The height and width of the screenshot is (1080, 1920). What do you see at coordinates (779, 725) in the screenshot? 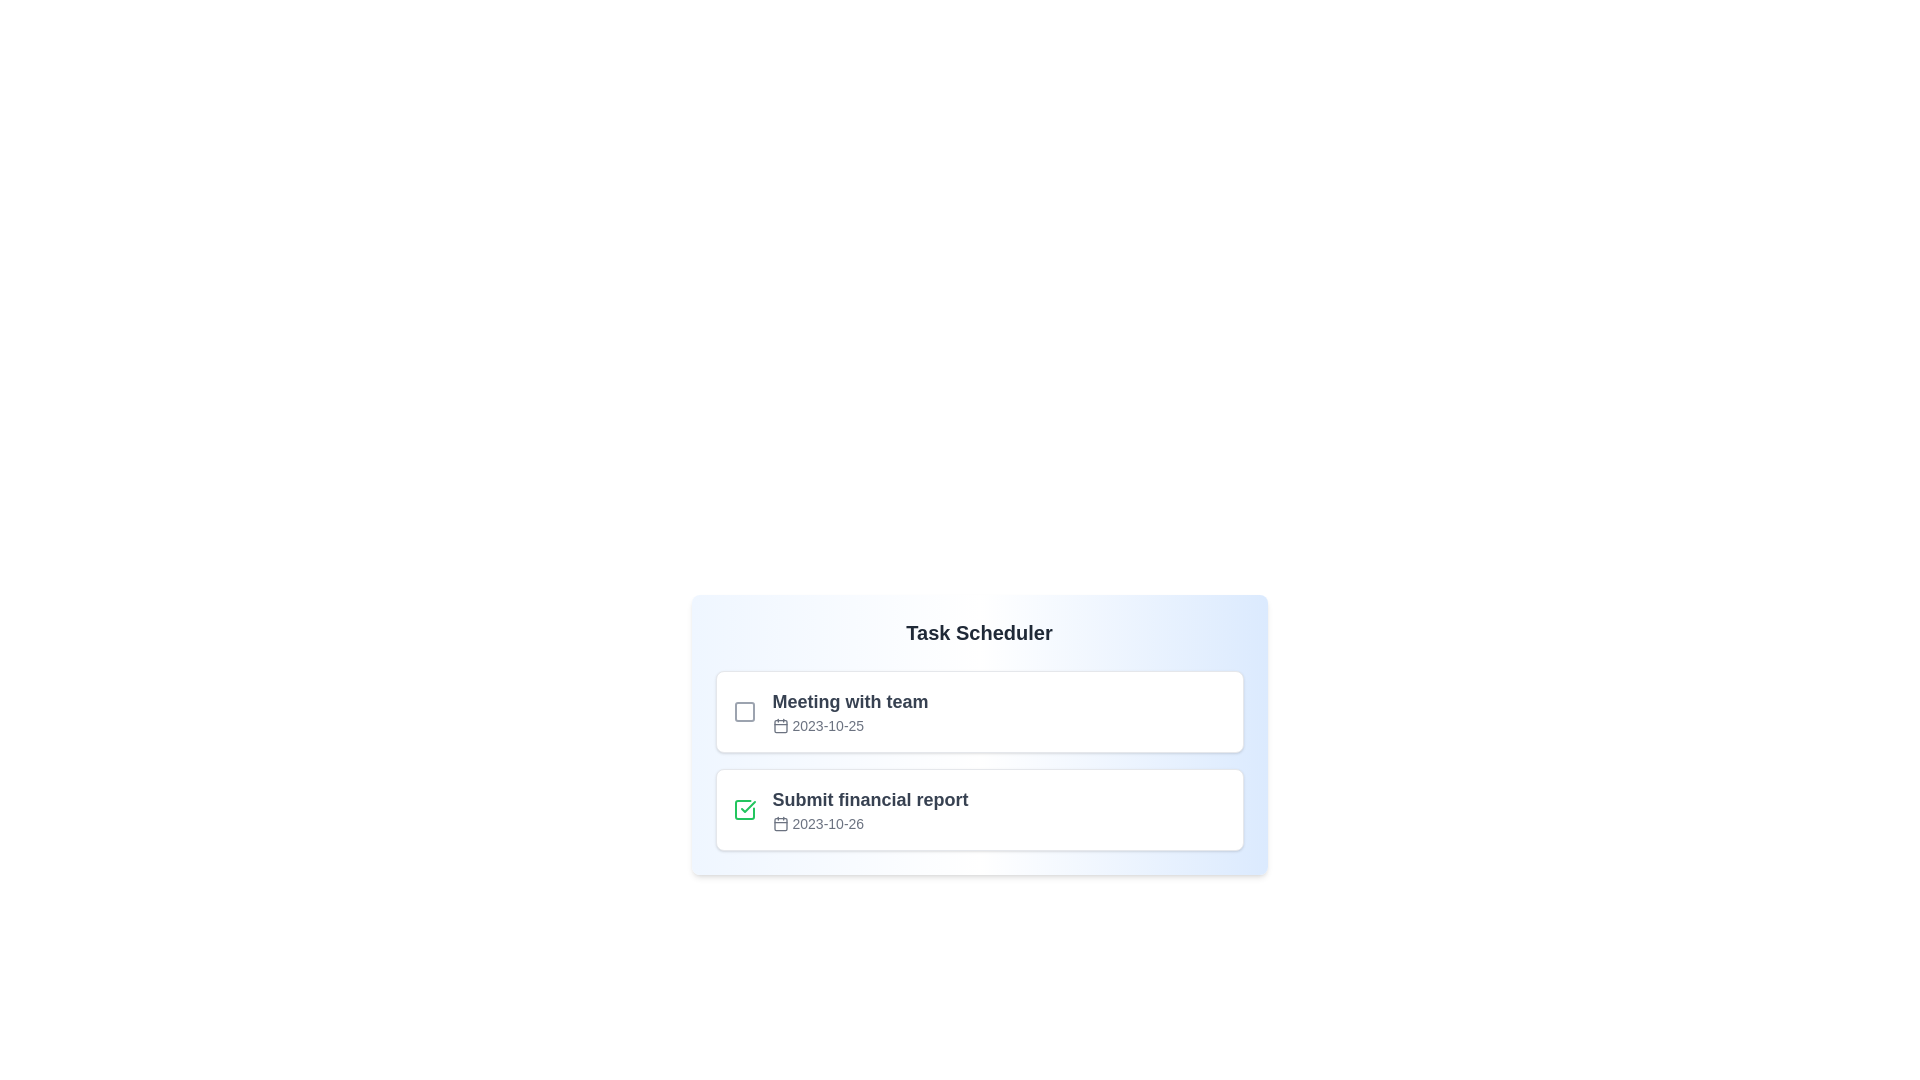
I see `the small calendar icon located to the left of the date text '2023-10-25', which is part of the visual grouping for 'Meeting with team'` at bounding box center [779, 725].